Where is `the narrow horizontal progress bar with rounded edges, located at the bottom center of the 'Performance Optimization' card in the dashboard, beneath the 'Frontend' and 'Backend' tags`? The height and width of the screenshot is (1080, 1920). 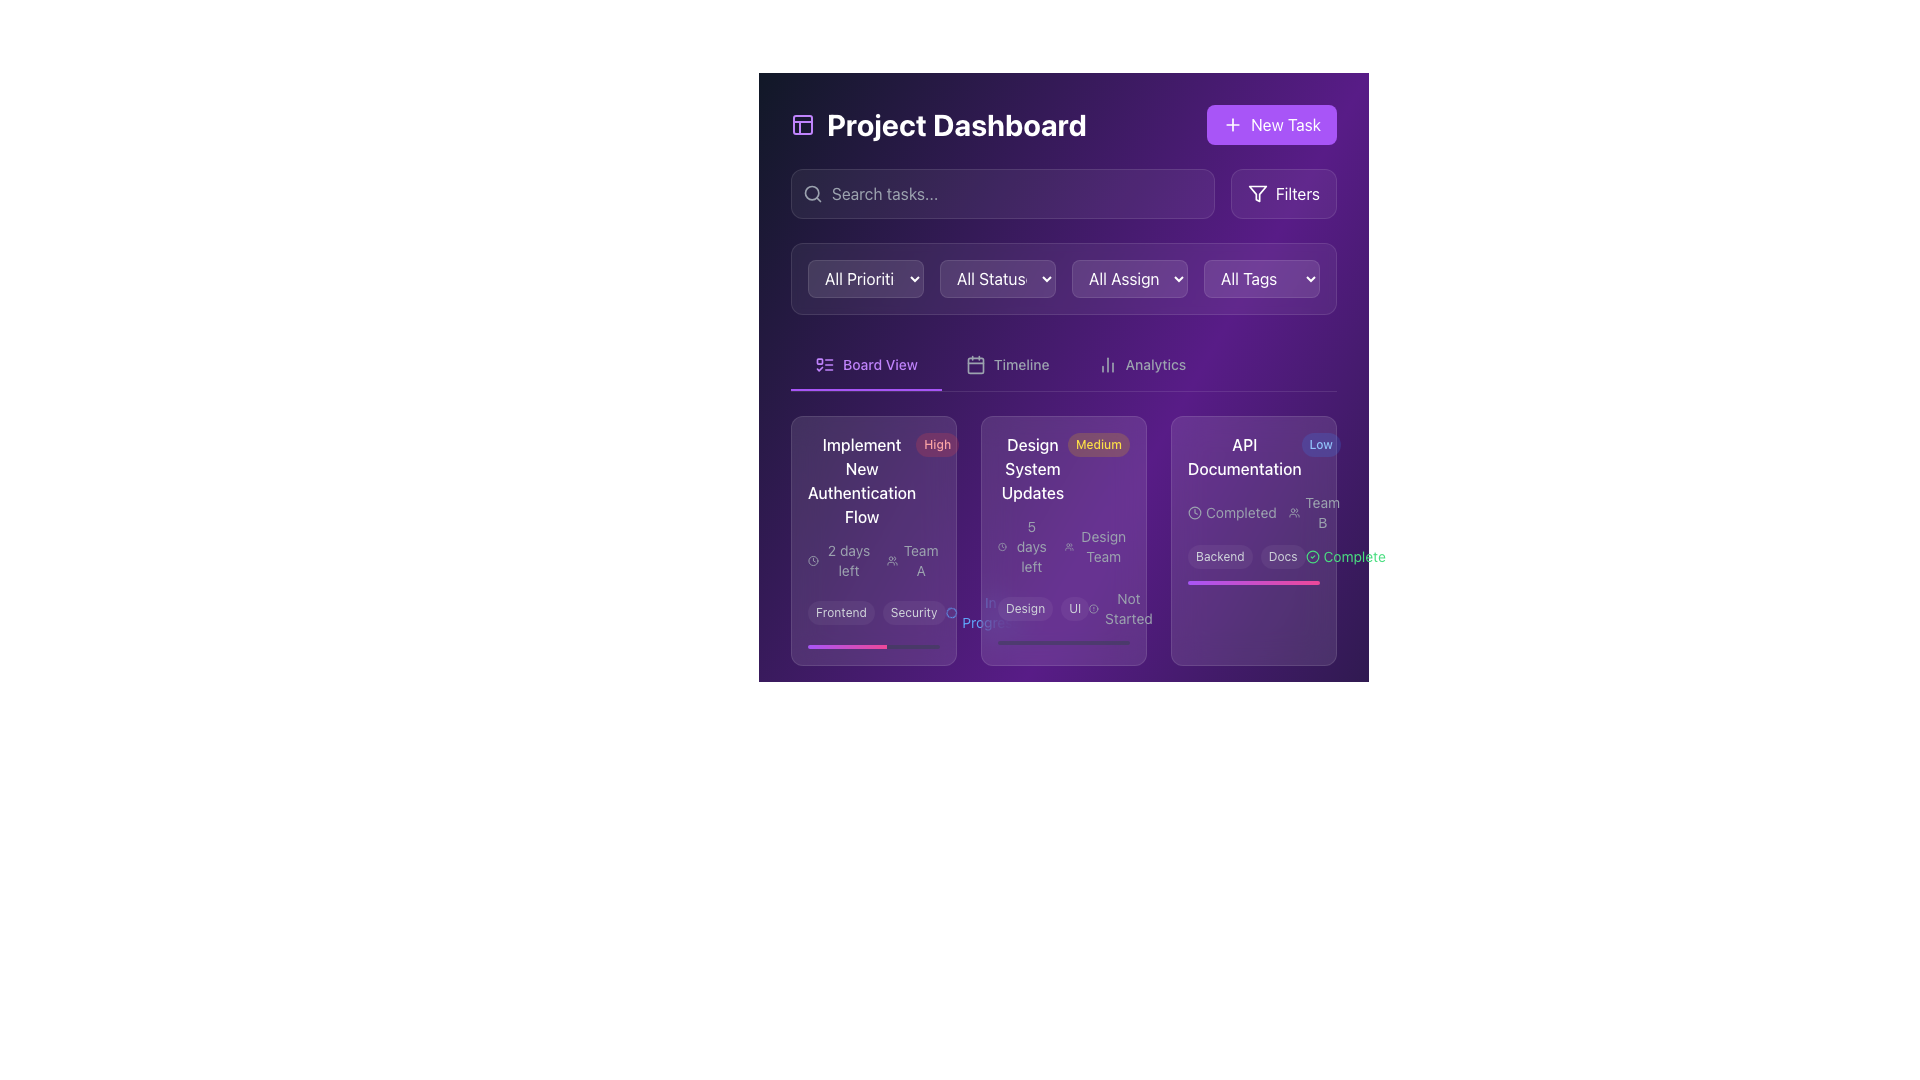
the narrow horizontal progress bar with rounded edges, located at the bottom center of the 'Performance Optimization' card in the dashboard, beneath the 'Frontend' and 'Backend' tags is located at coordinates (873, 871).